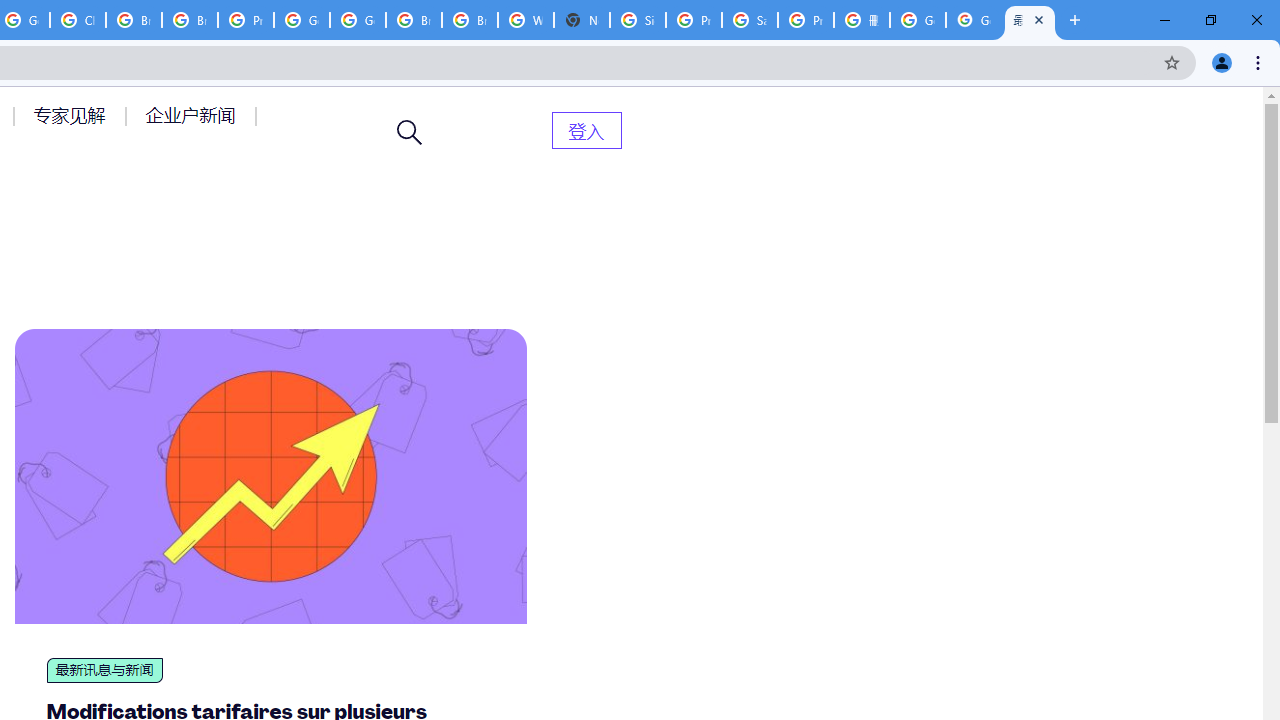  I want to click on 'AutomationID: menu-item-77764', so click(72, 115).